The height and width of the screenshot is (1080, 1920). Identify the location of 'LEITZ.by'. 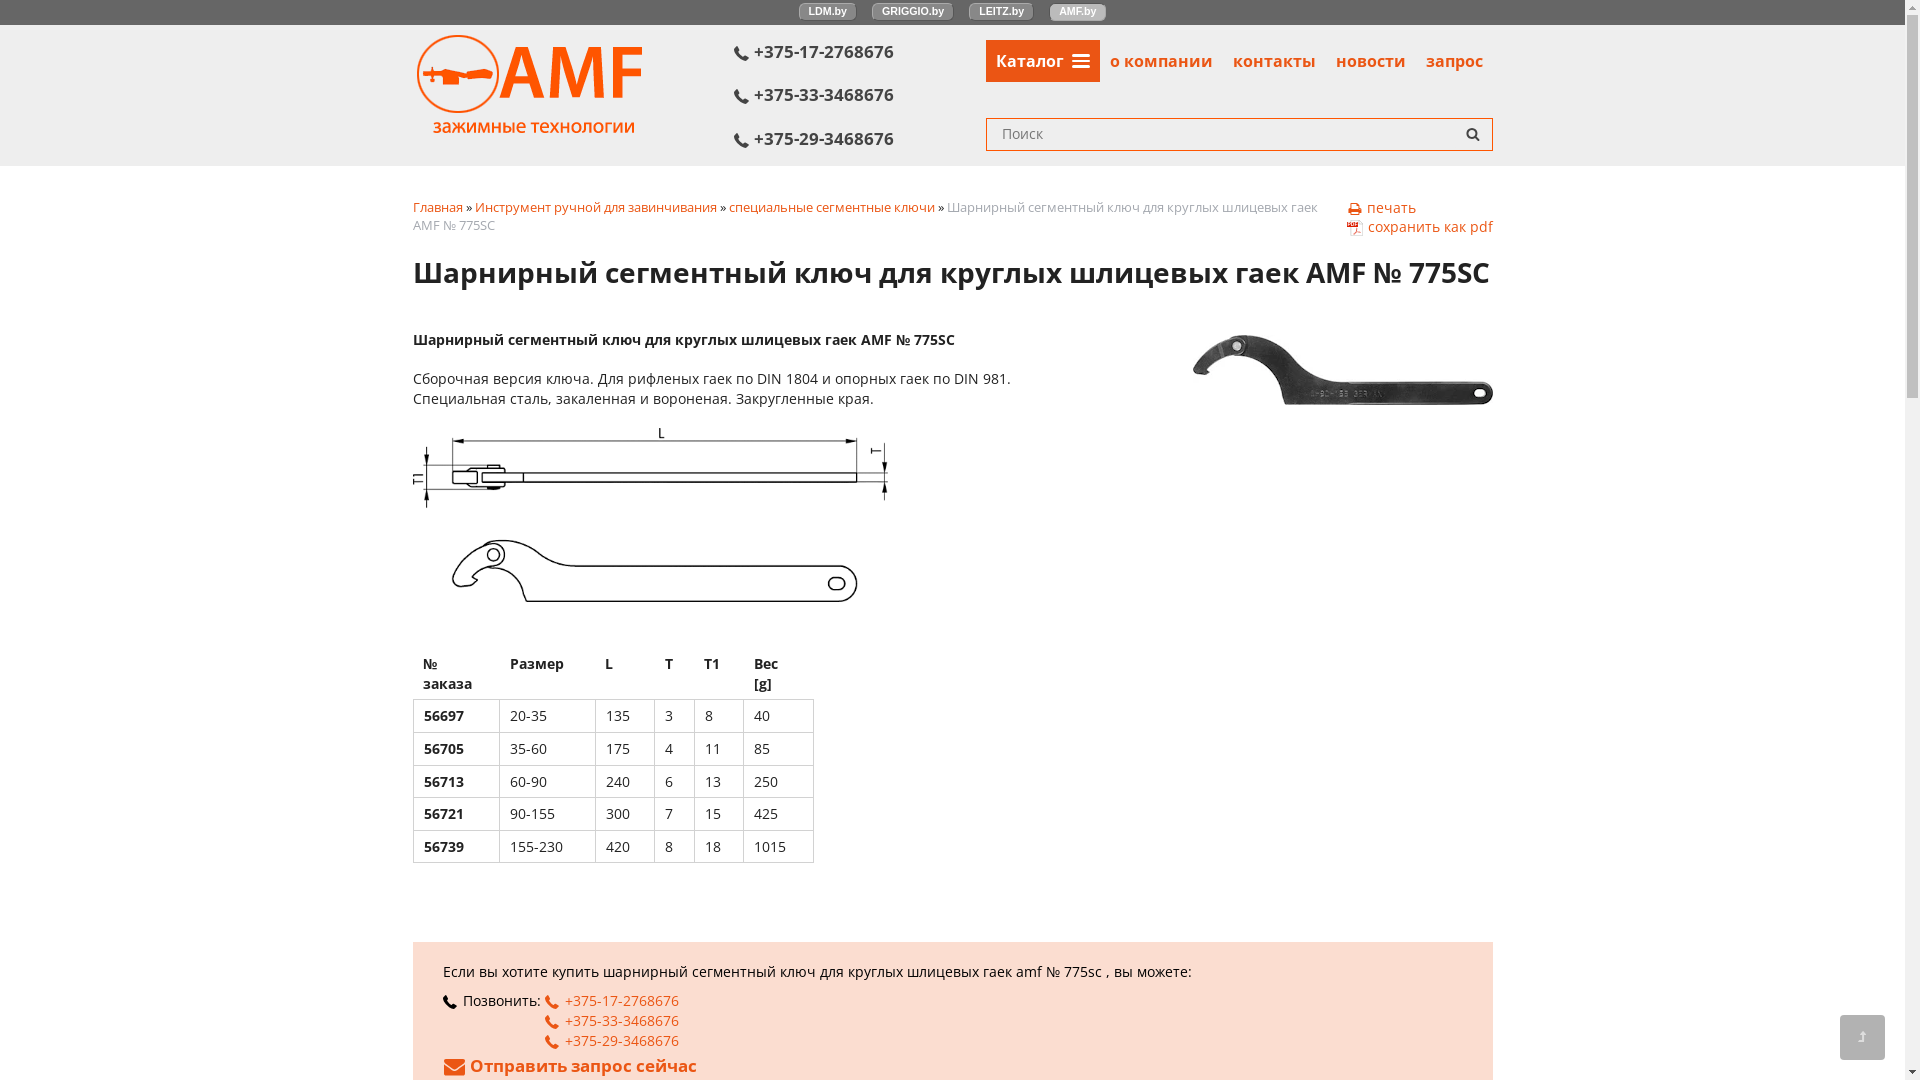
(1001, 11).